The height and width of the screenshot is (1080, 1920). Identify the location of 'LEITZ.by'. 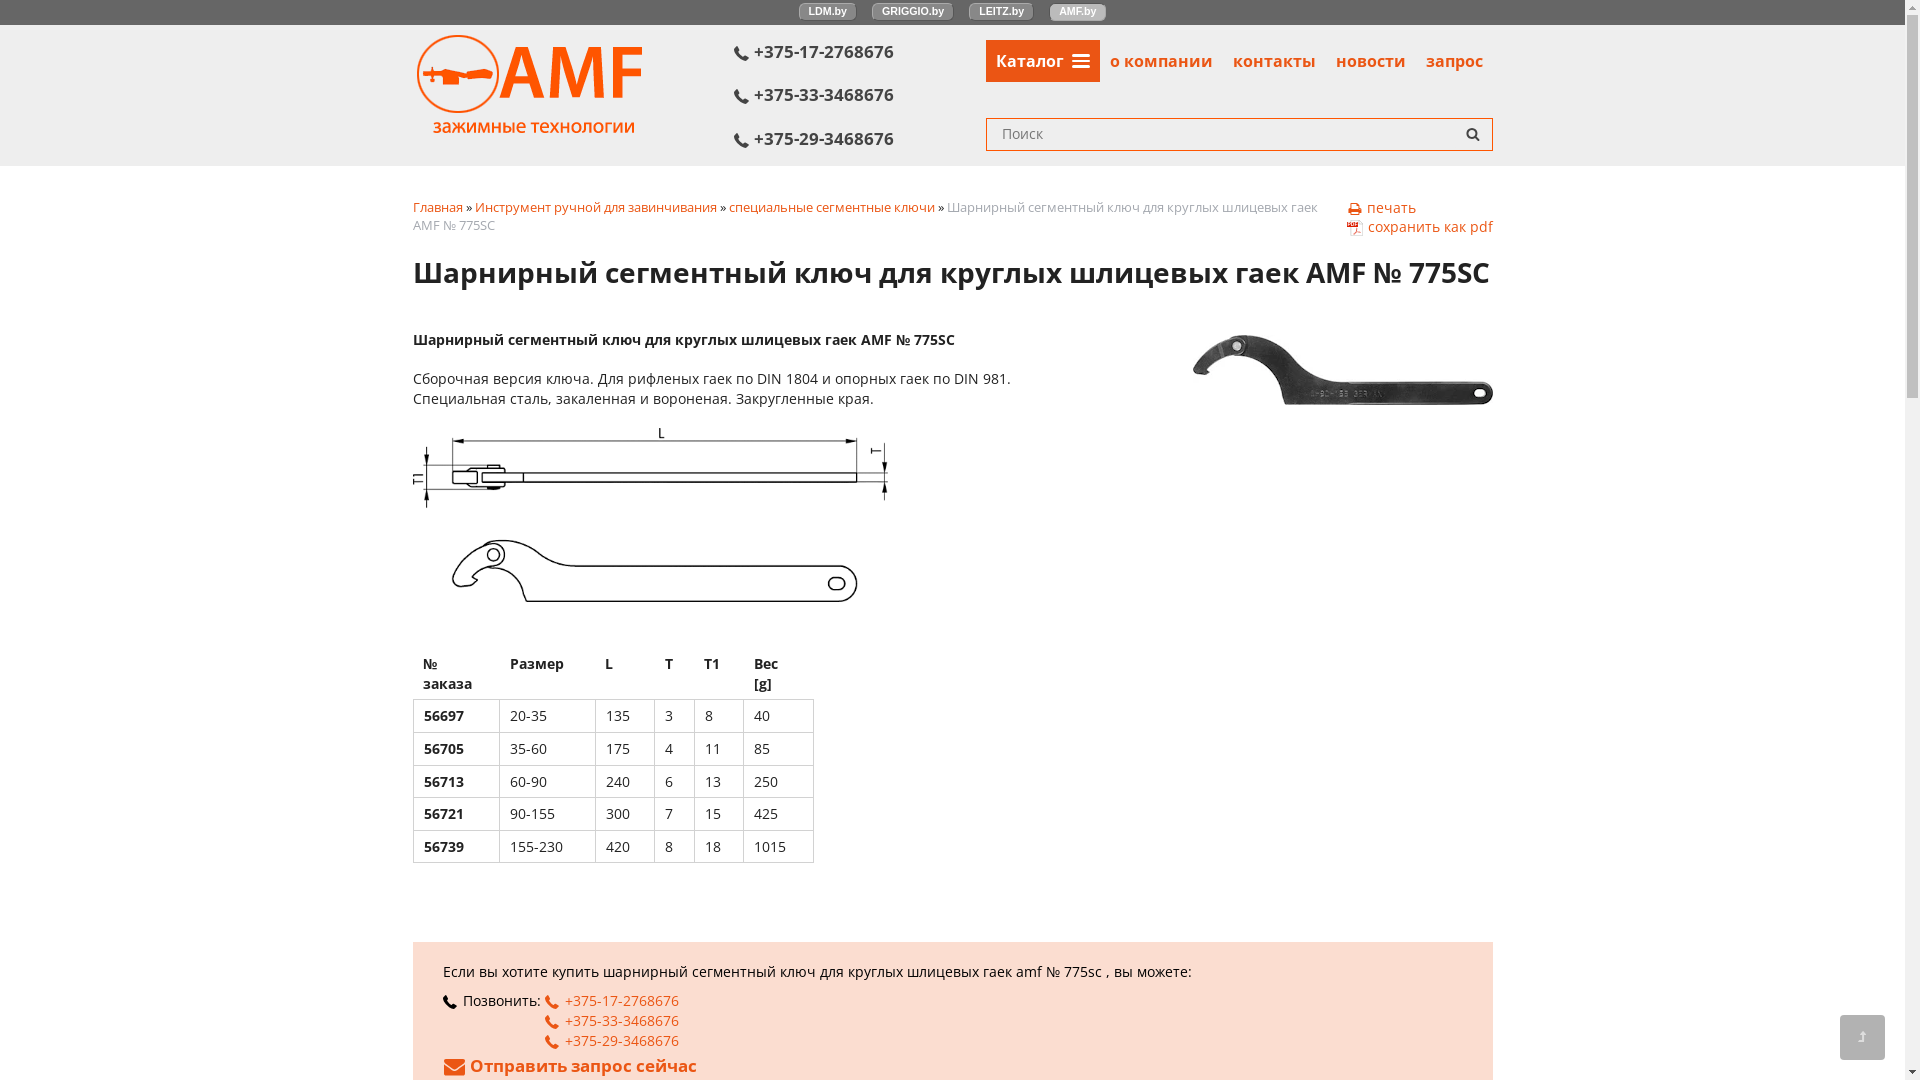
(1001, 11).